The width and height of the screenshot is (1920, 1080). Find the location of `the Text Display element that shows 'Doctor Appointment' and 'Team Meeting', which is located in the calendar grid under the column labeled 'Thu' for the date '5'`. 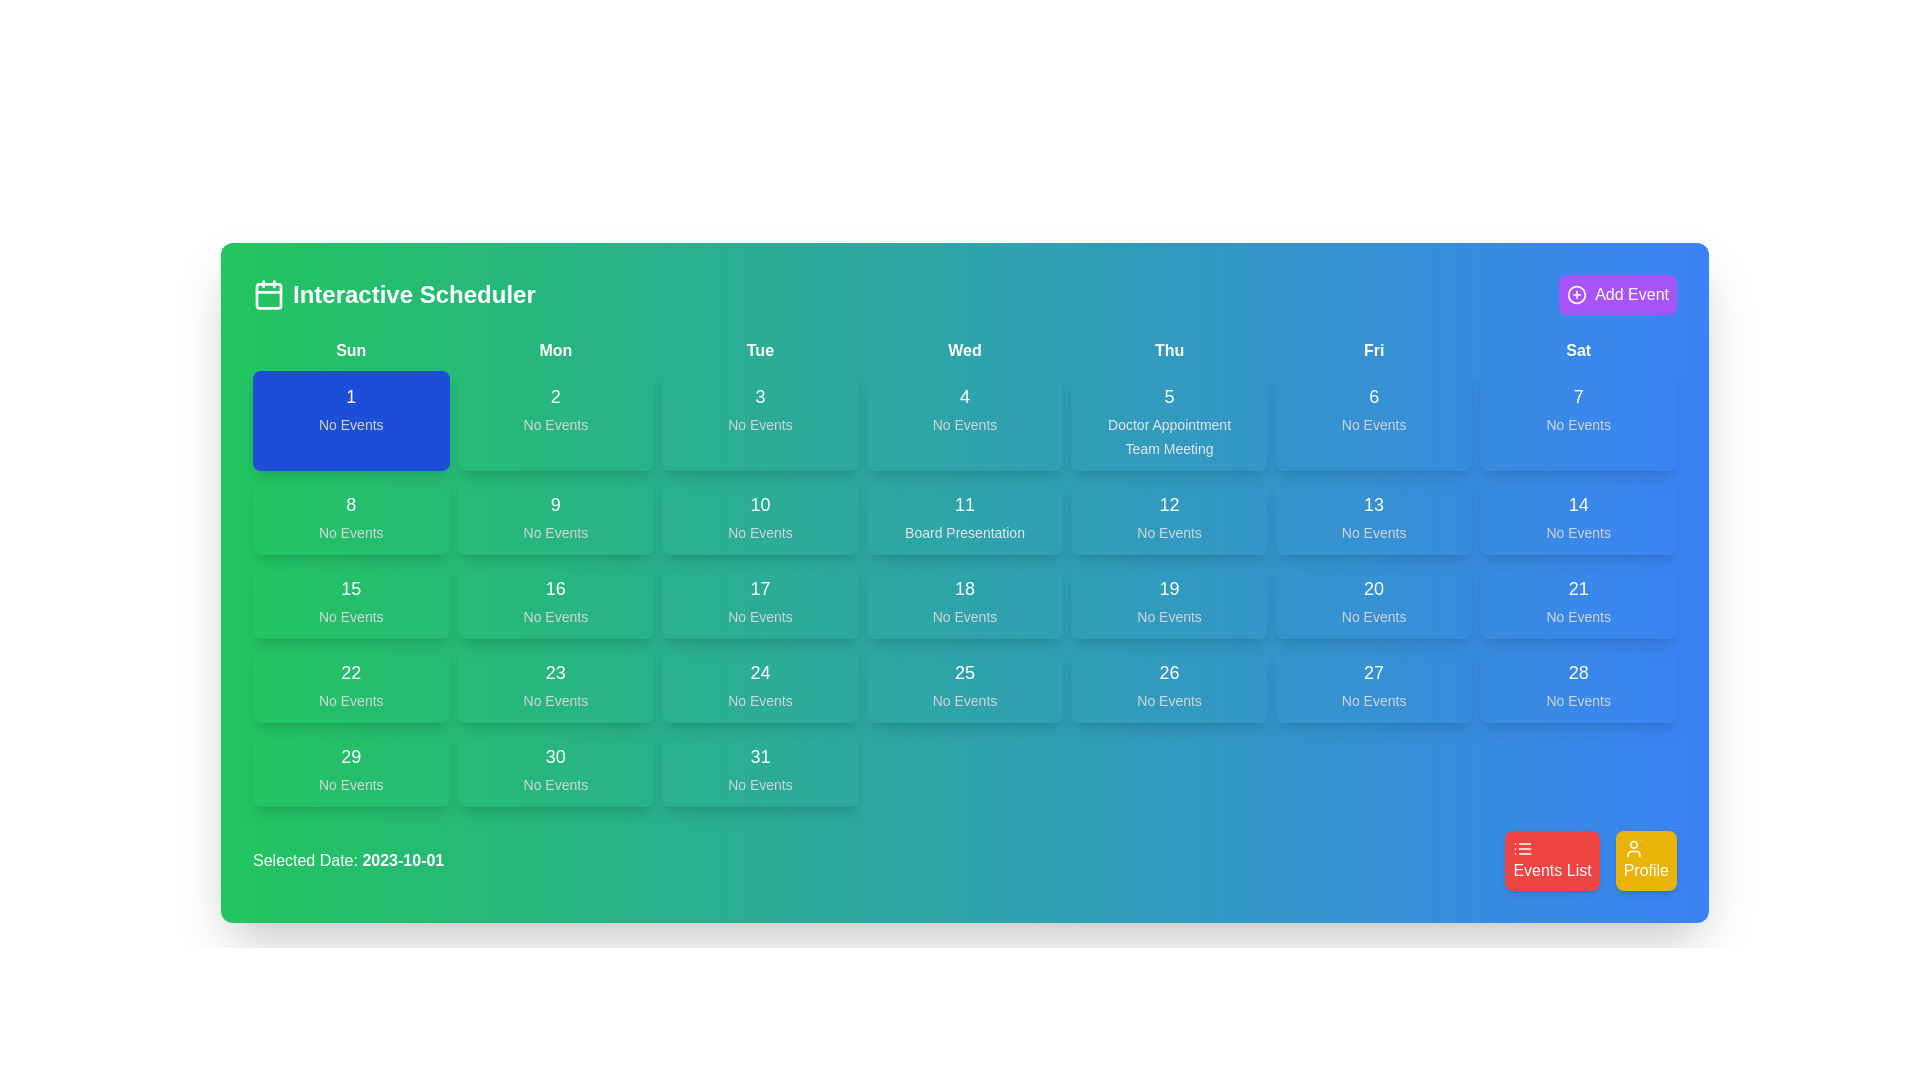

the Text Display element that shows 'Doctor Appointment' and 'Team Meeting', which is located in the calendar grid under the column labeled 'Thu' for the date '5' is located at coordinates (1169, 435).